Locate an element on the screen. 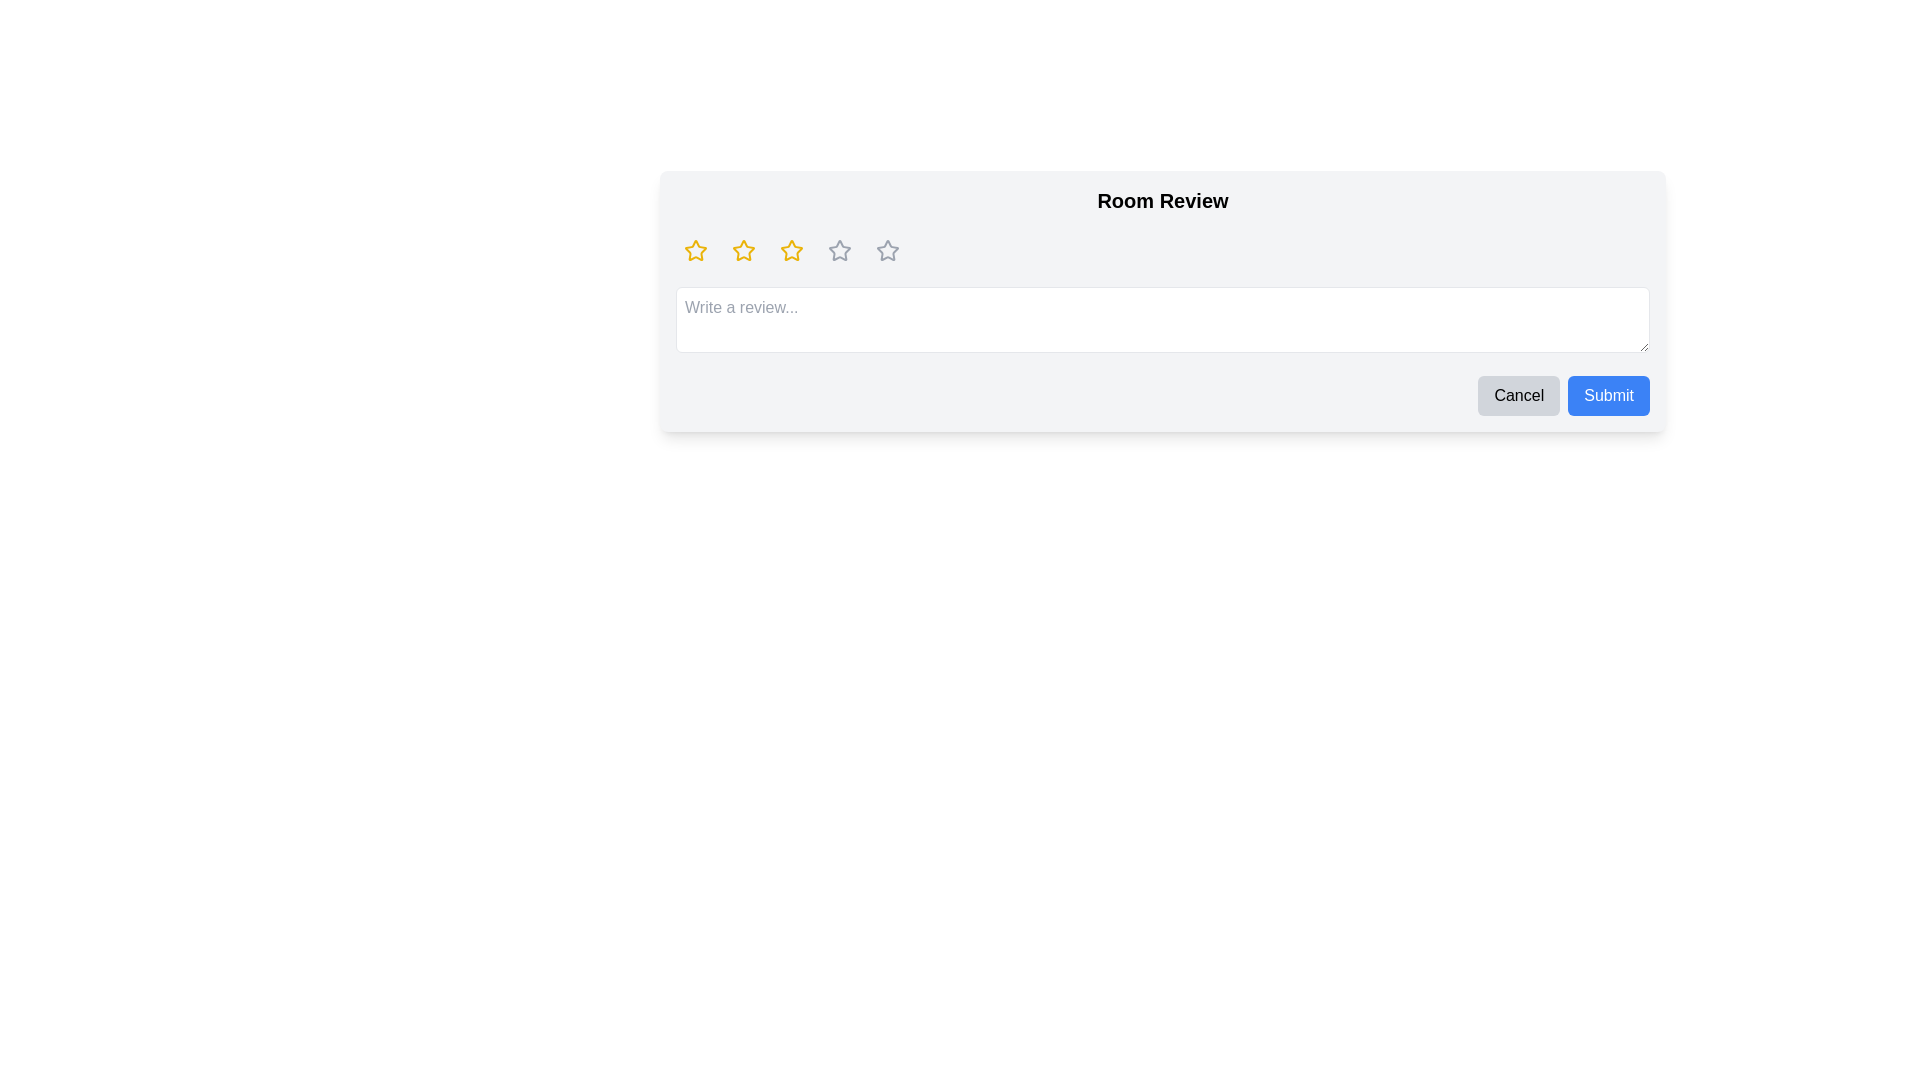 Image resolution: width=1920 pixels, height=1080 pixels. the fourth interactive star icon in the rating sequence is located at coordinates (840, 249).